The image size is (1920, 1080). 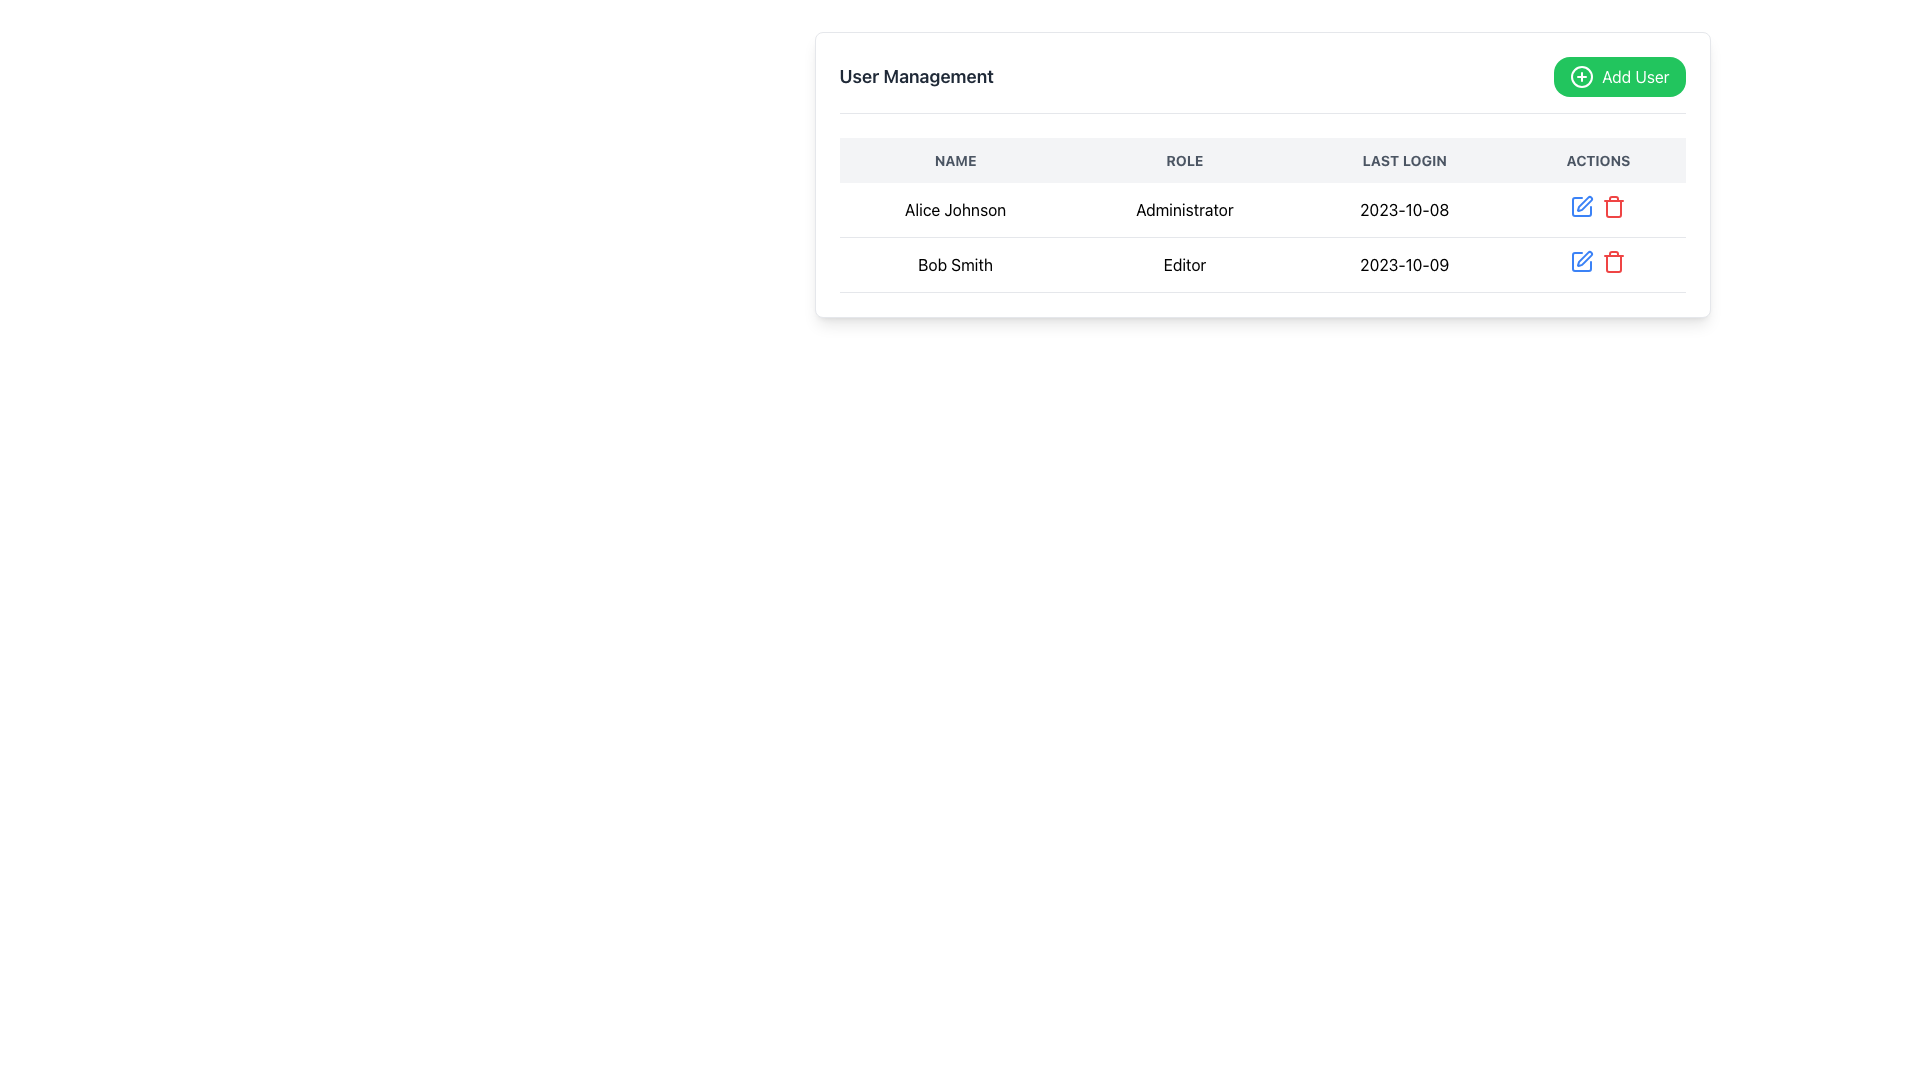 I want to click on the editing icon button for user 'Alice Johnson' in the 'Actions' column, so click(x=1584, y=257).